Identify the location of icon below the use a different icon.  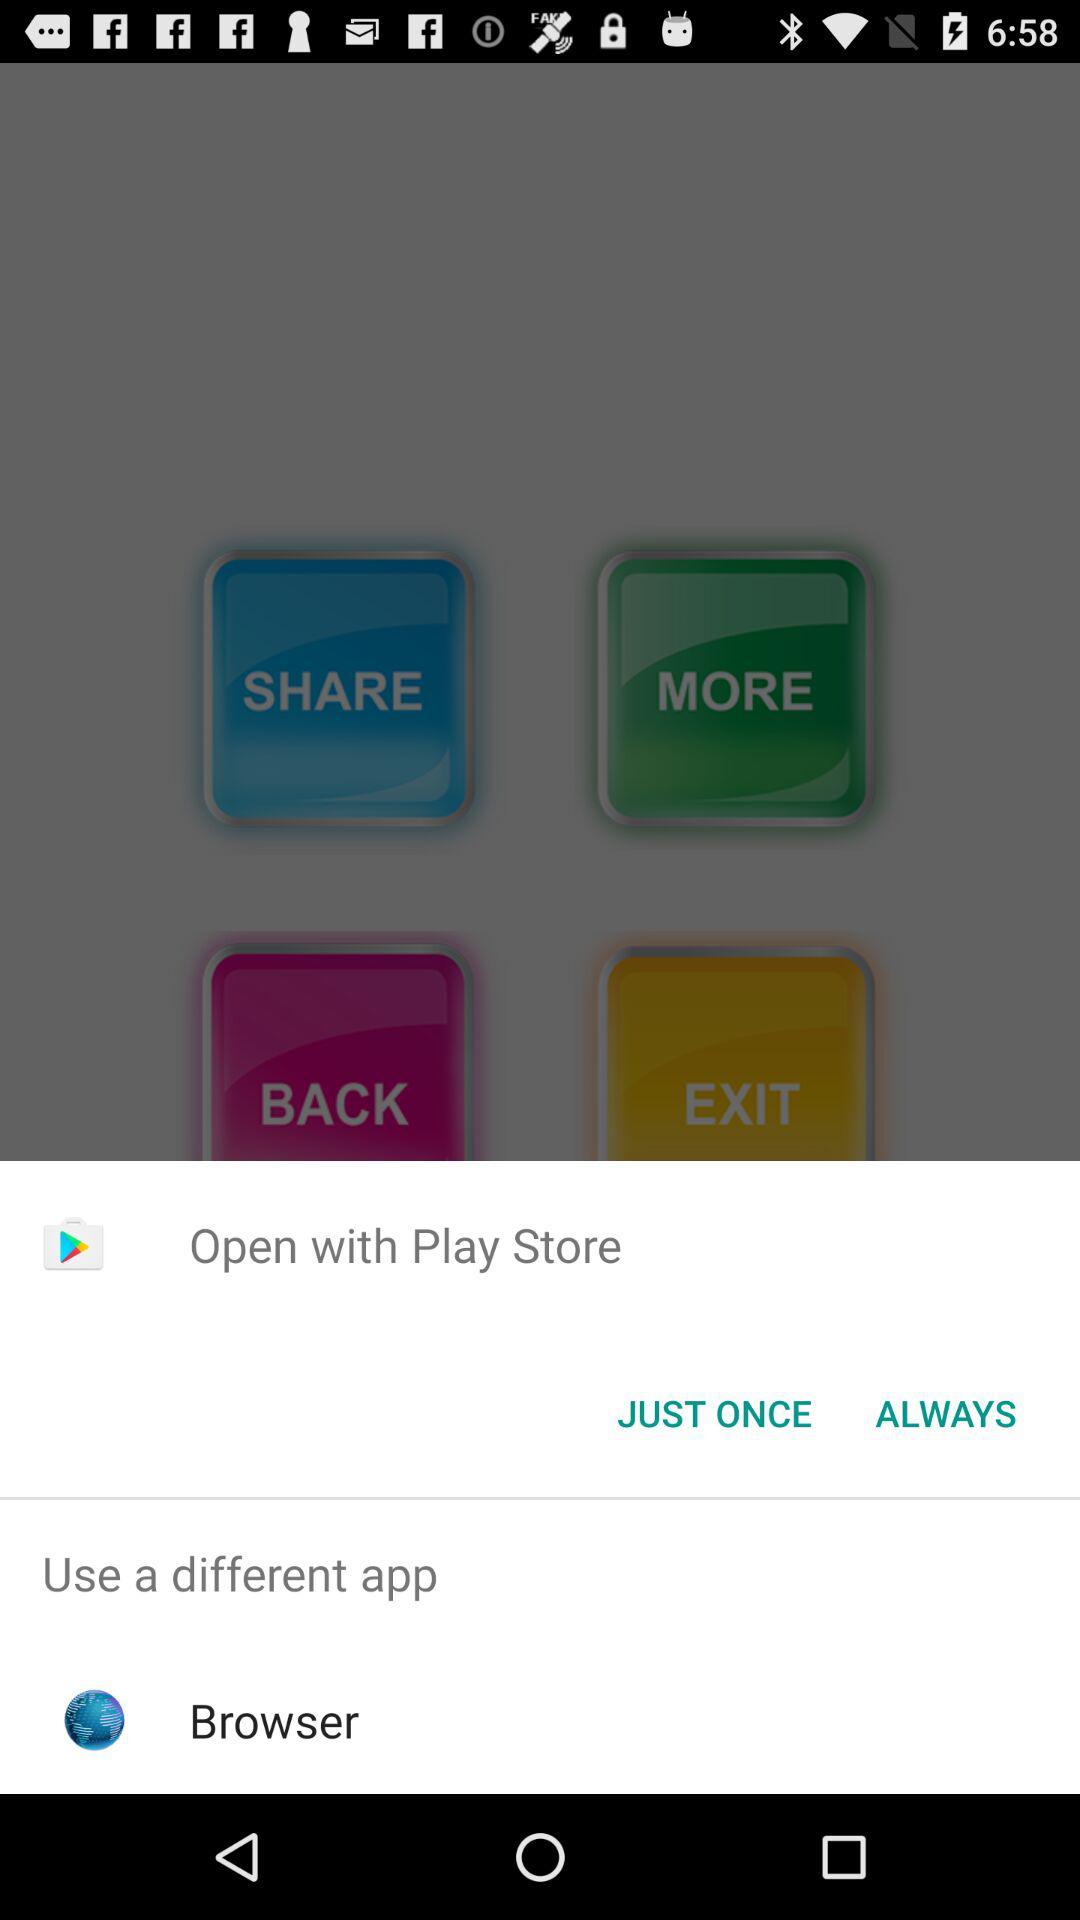
(274, 1719).